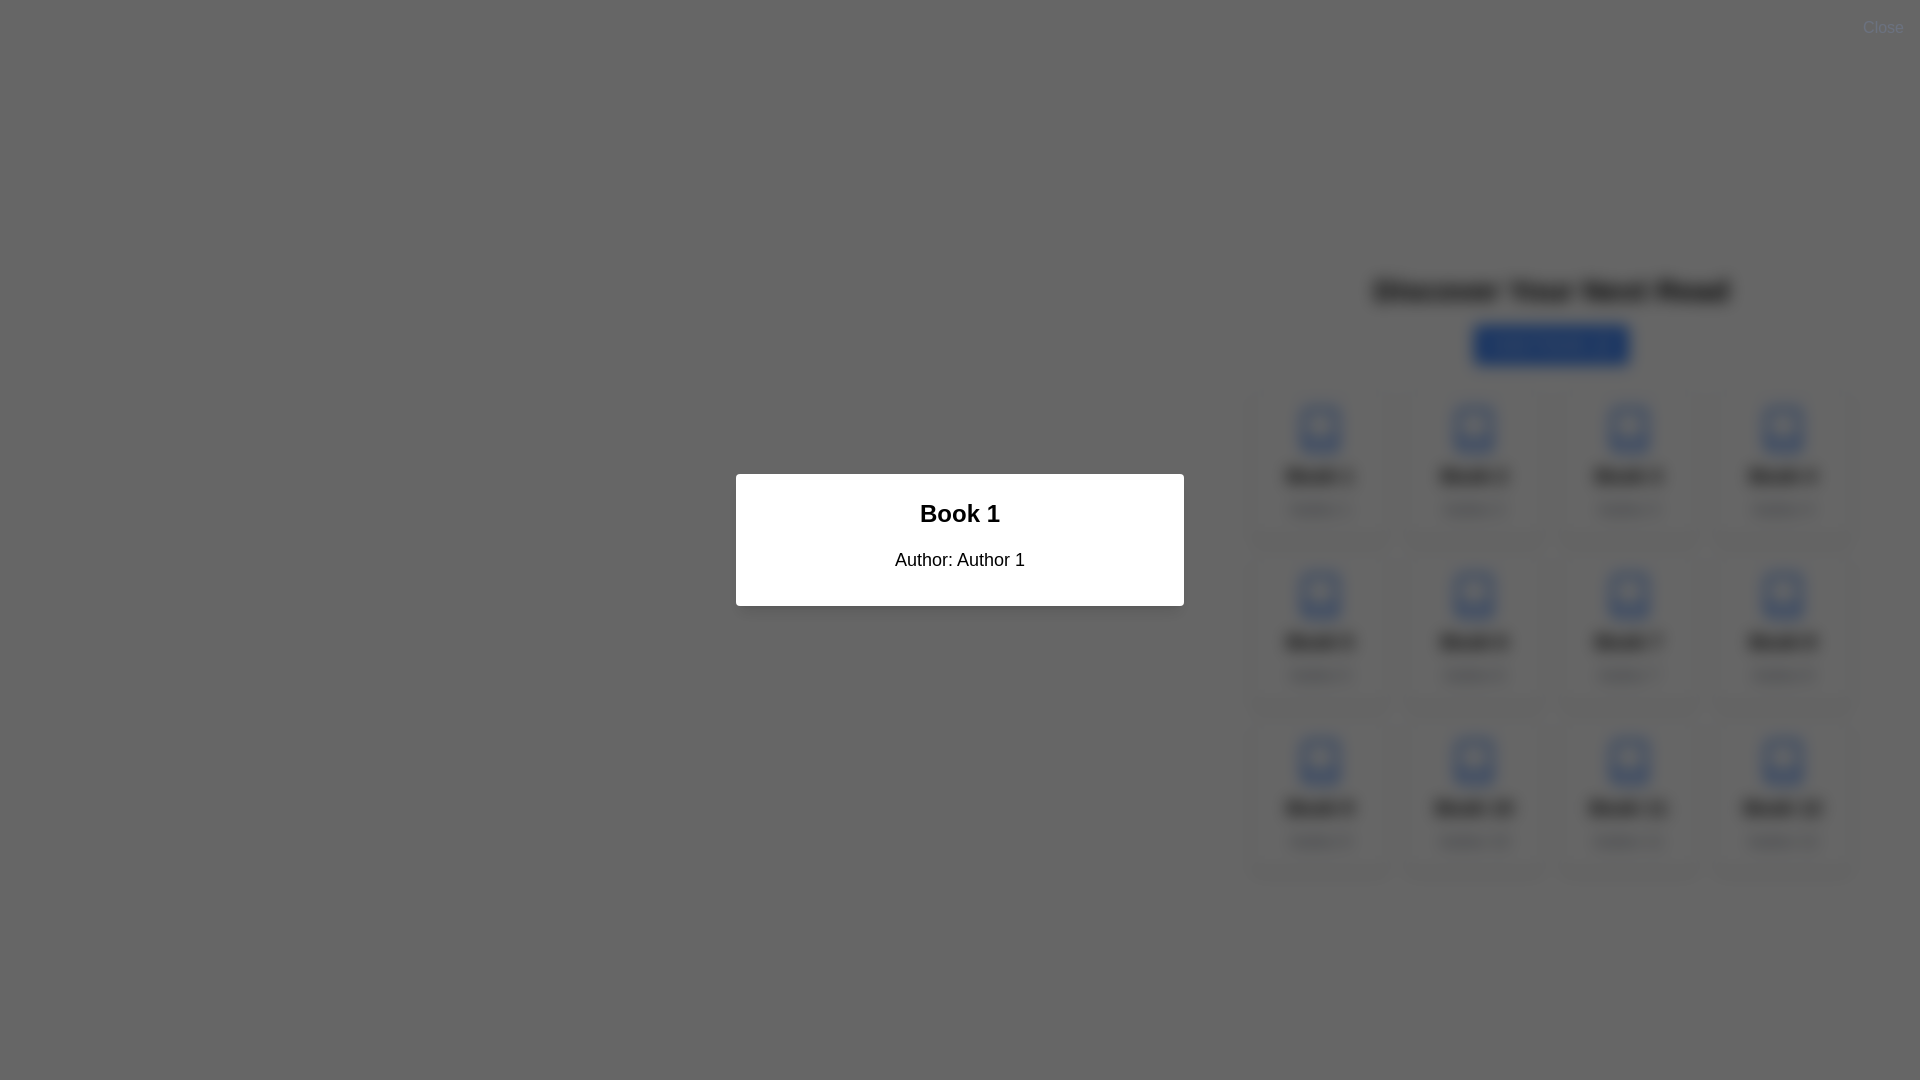  Describe the element at coordinates (1782, 595) in the screenshot. I see `the stylized book icon` at that location.